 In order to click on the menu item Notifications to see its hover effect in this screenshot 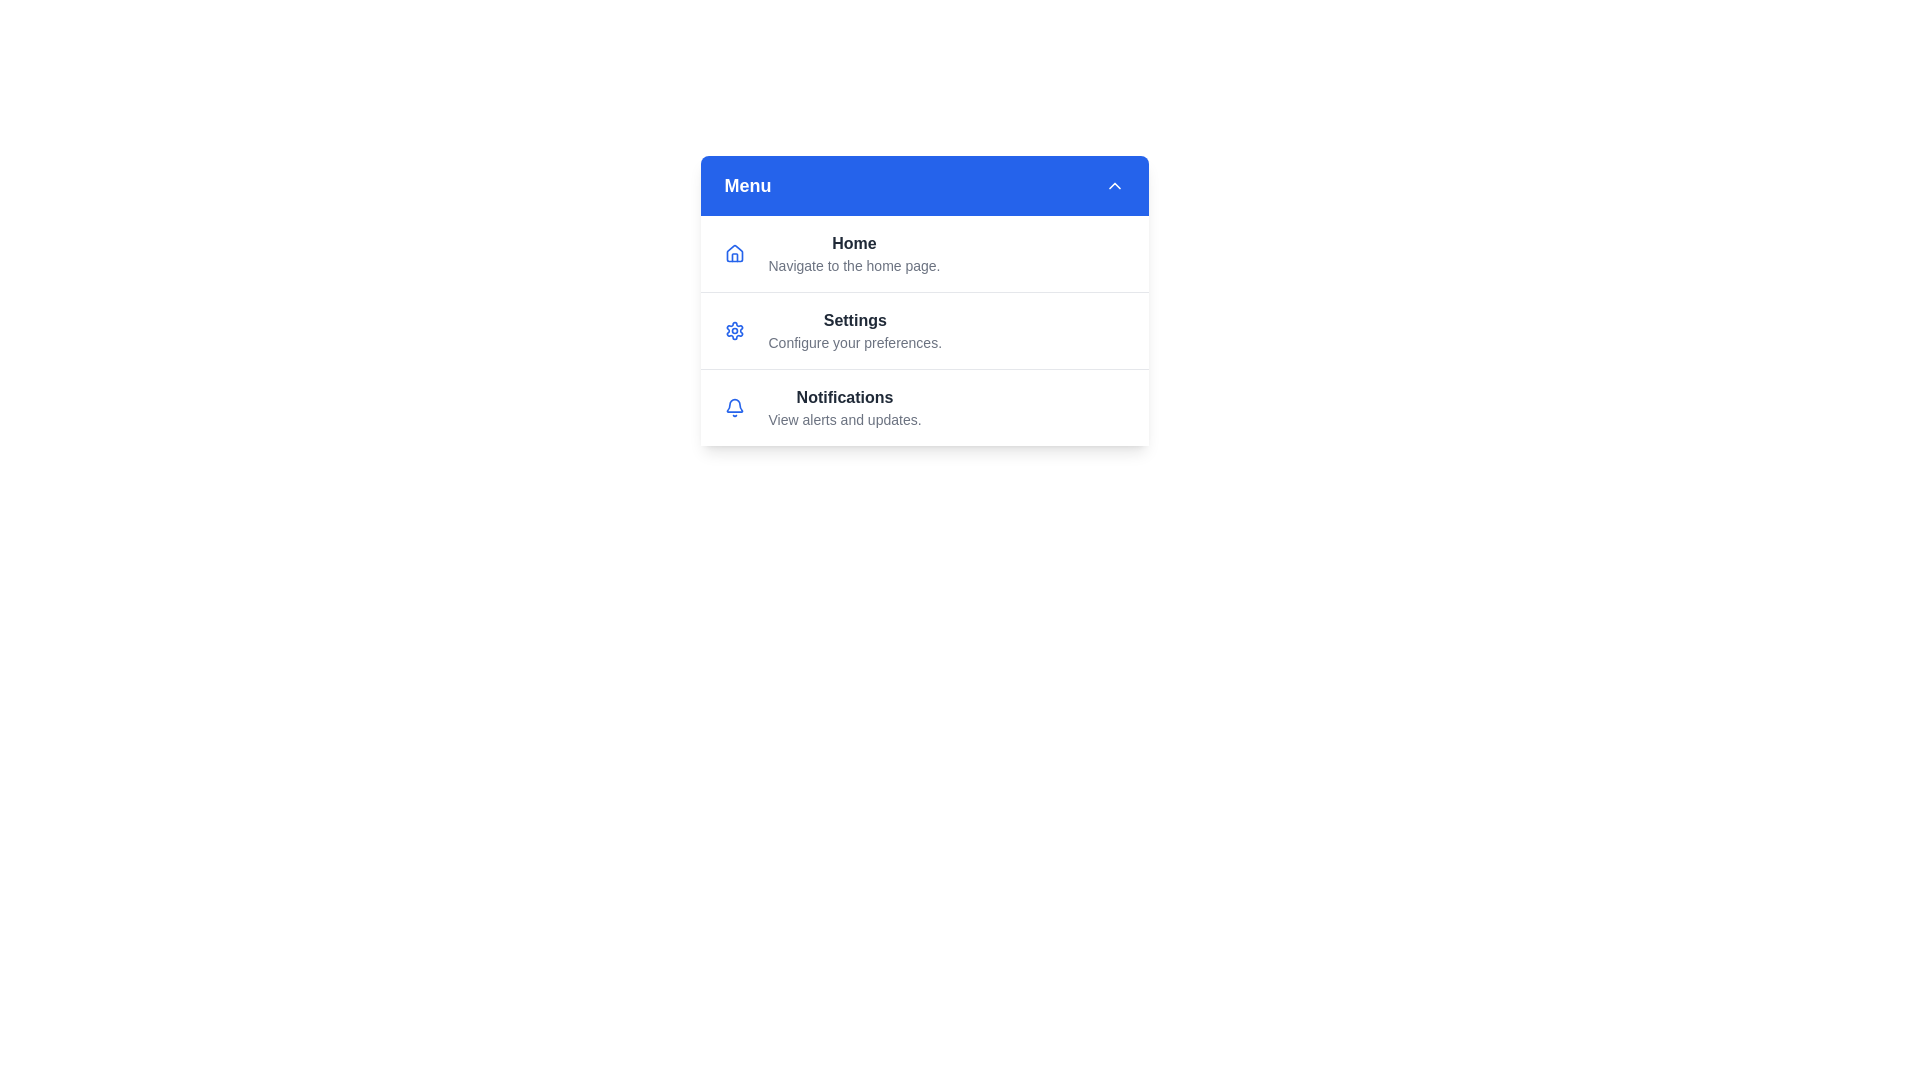, I will do `click(923, 406)`.